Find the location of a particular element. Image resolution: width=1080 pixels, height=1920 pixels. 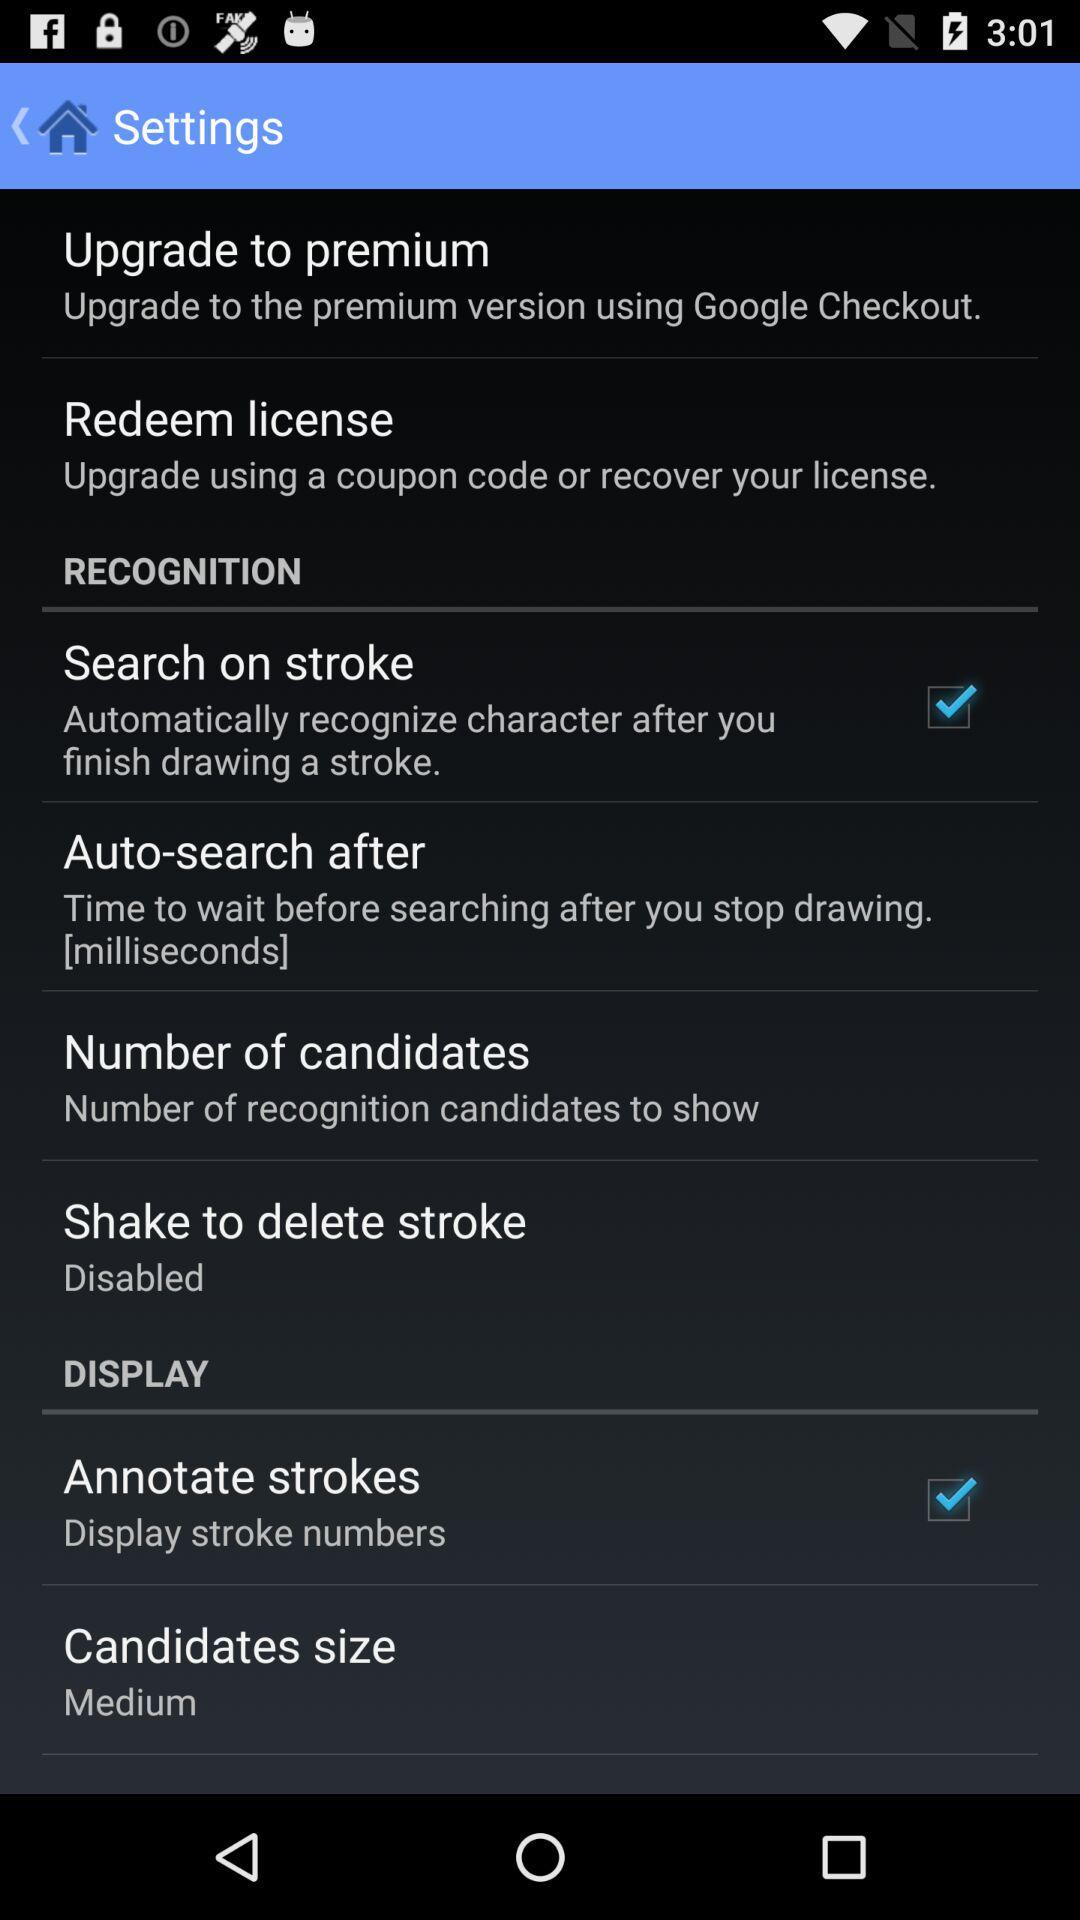

medium item is located at coordinates (130, 1699).